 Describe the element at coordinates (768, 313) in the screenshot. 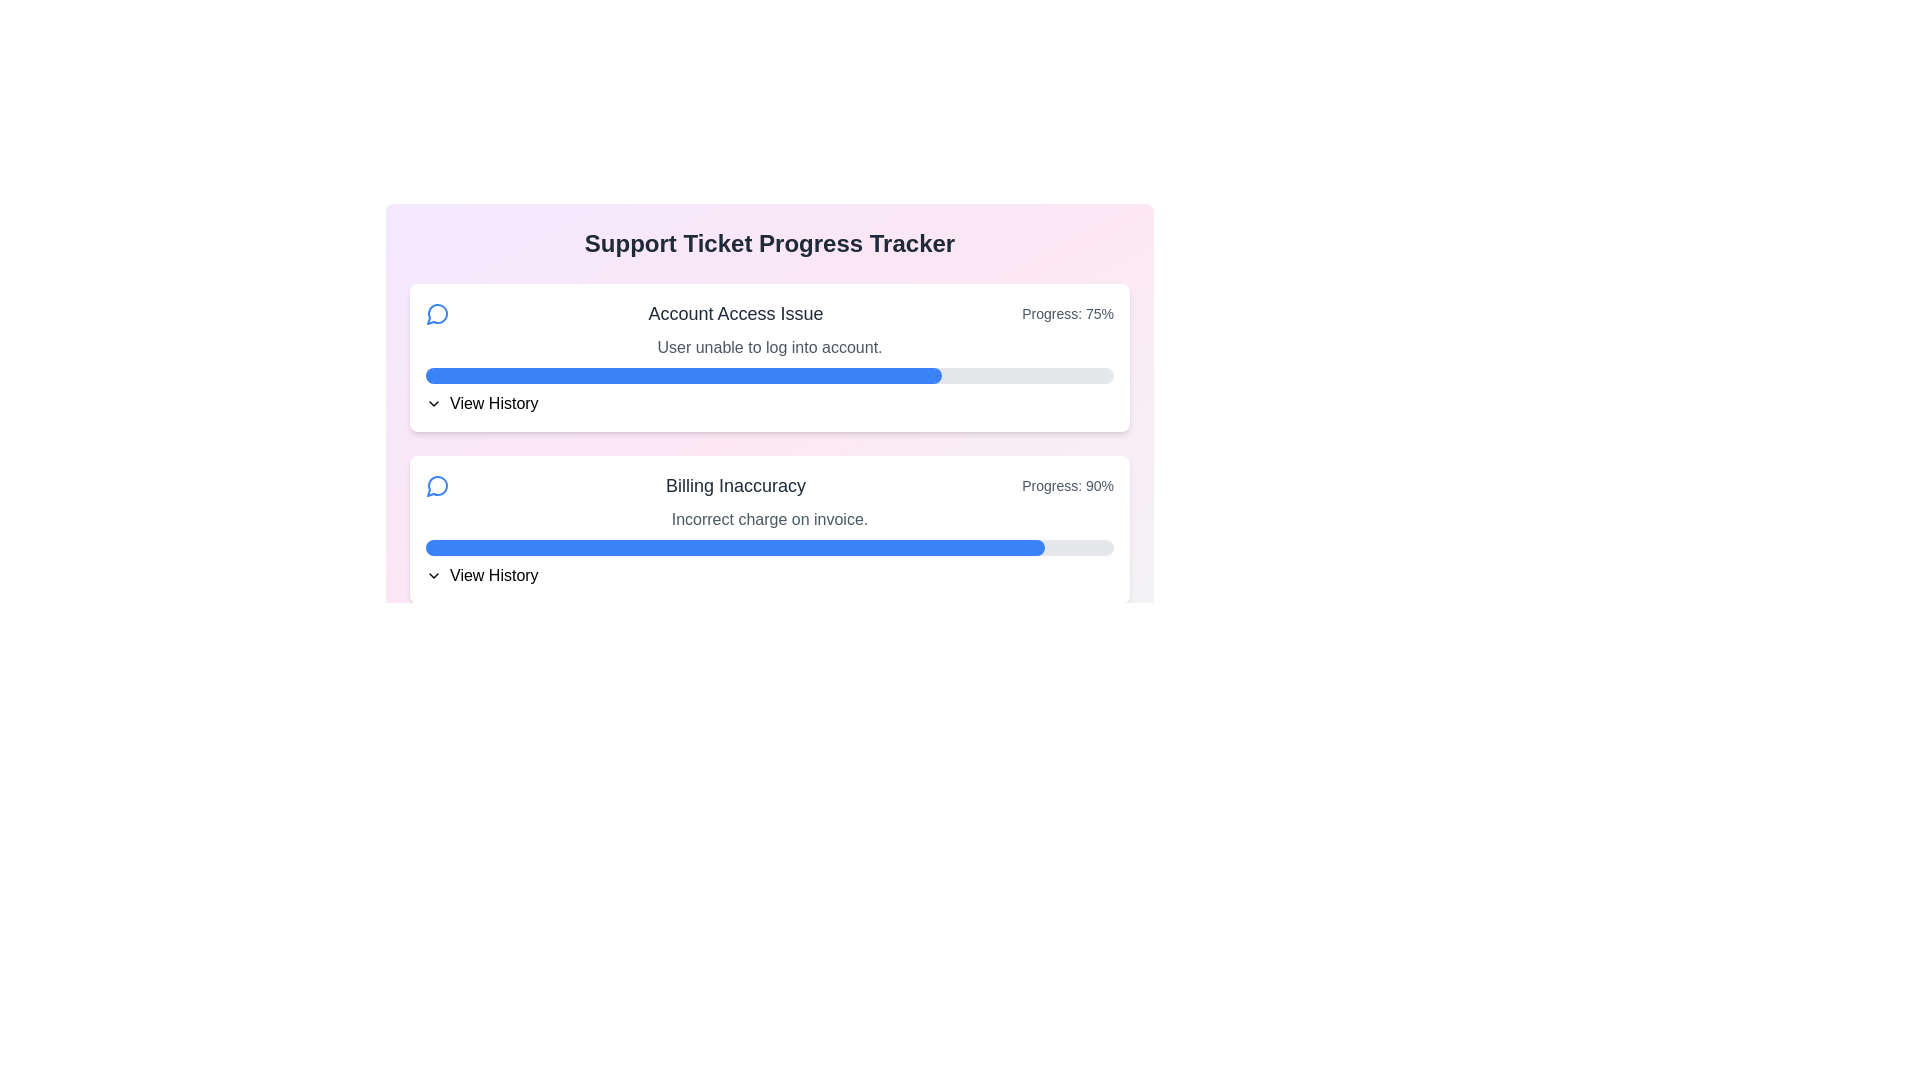

I see `the Text and icon section that summarizes the main issue related to the ticket and its current progress, positioned at the top of the ticket details section` at that location.